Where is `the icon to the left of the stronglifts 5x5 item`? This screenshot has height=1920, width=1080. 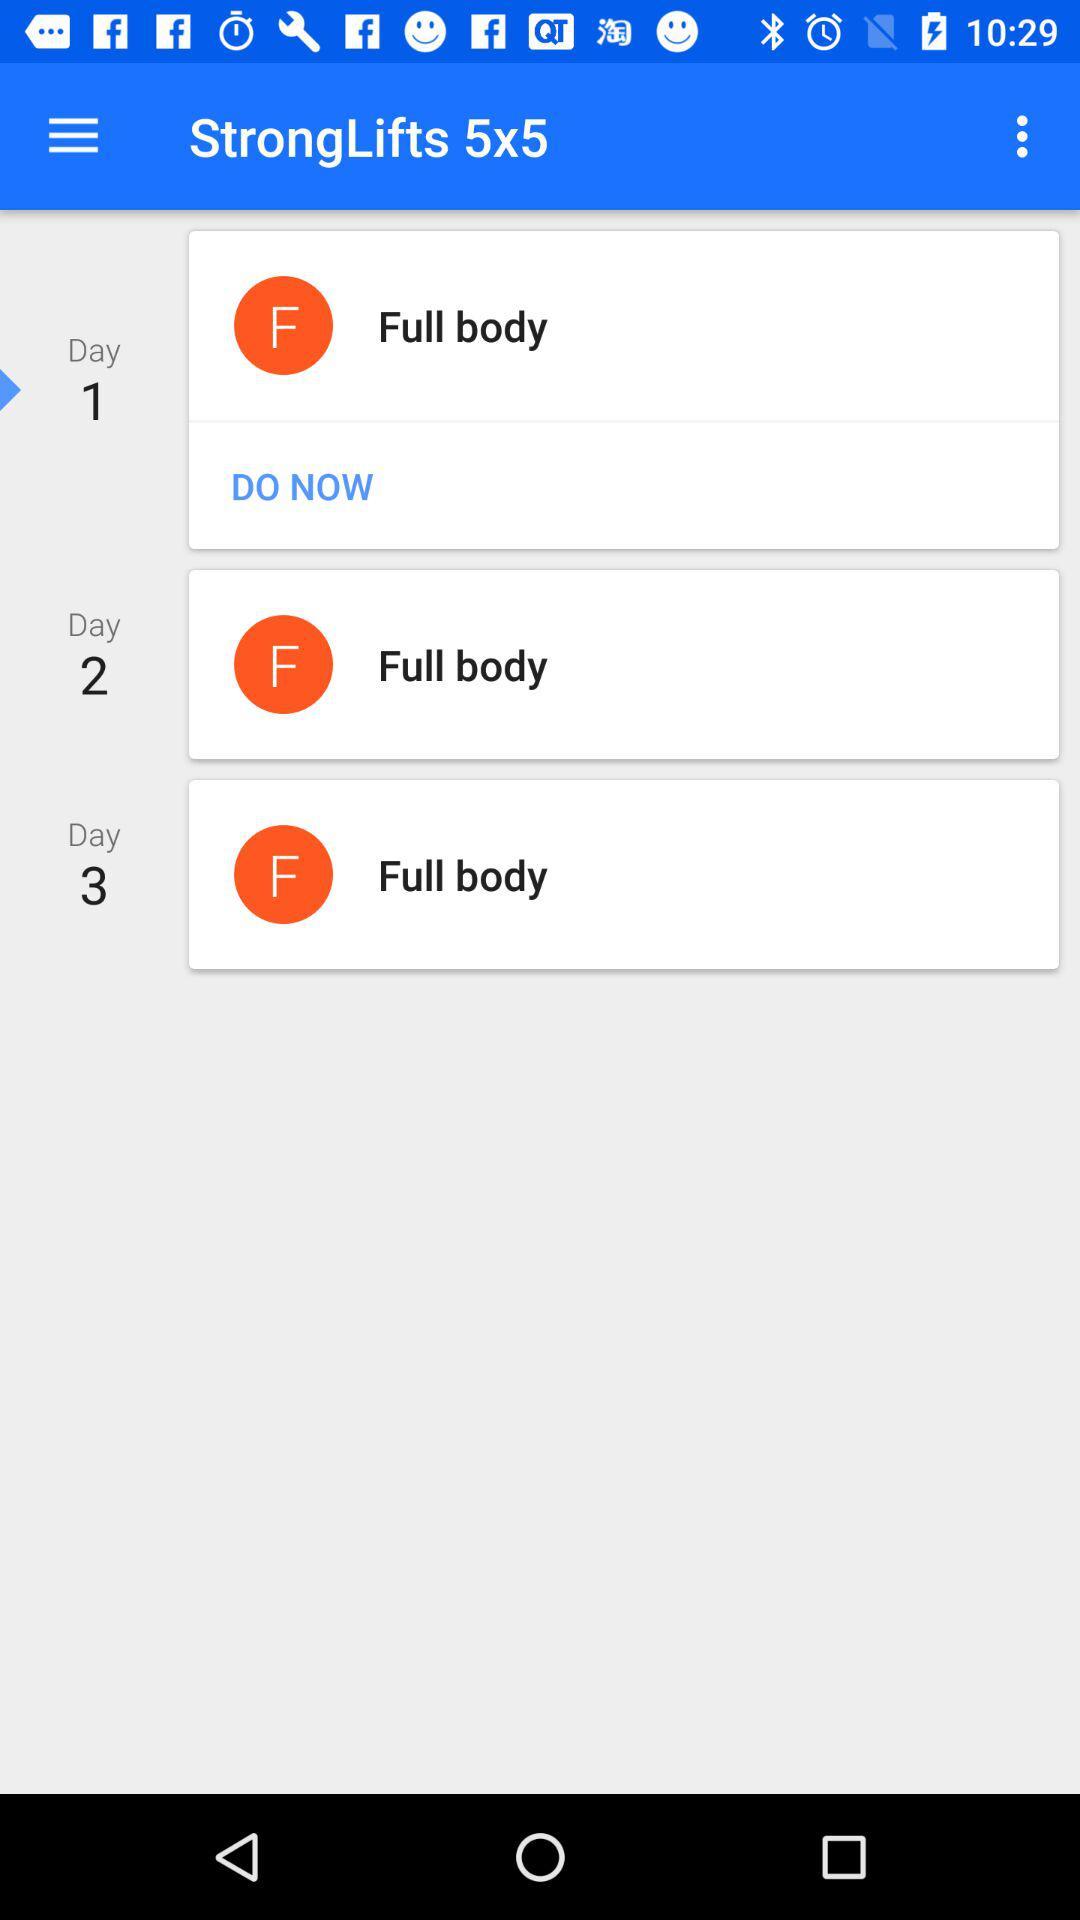 the icon to the left of the stronglifts 5x5 item is located at coordinates (72, 135).